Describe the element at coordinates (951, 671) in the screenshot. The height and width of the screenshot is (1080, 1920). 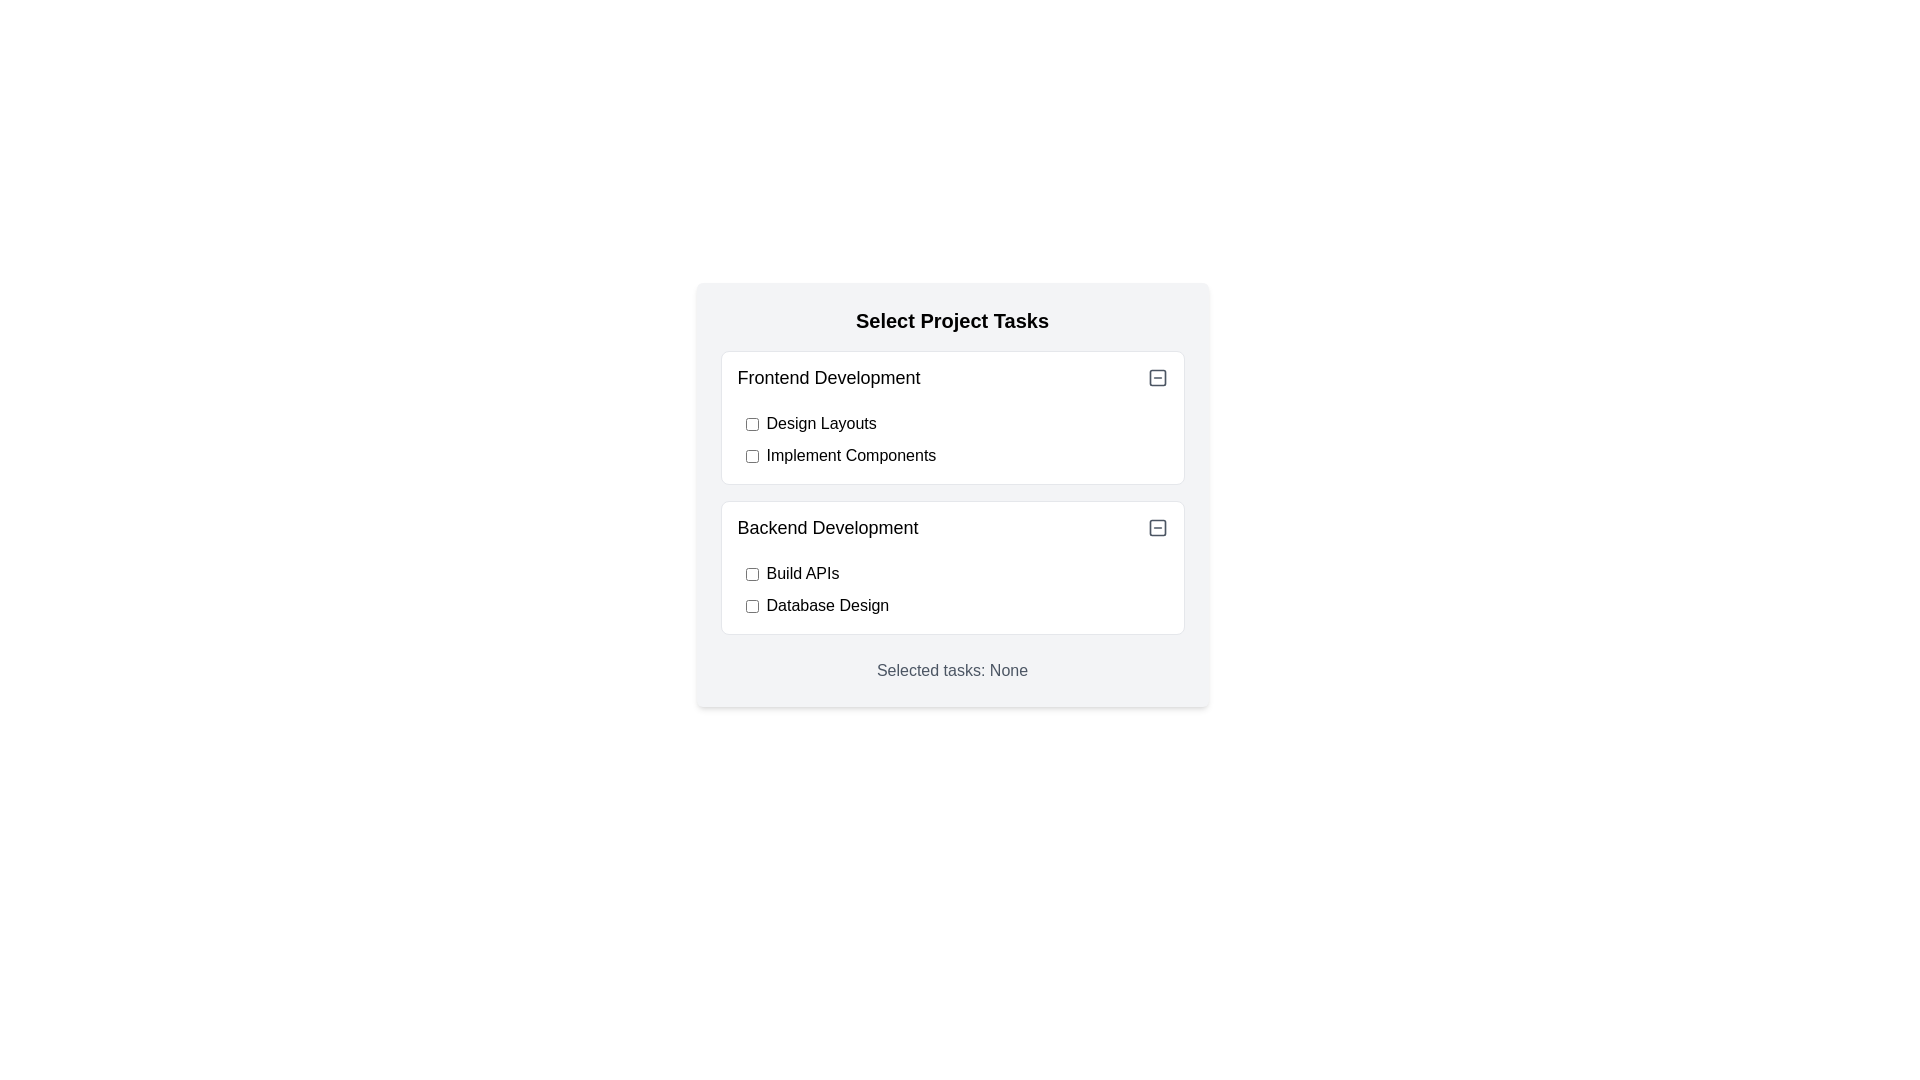
I see `the text label displaying 'Selected tasks: None' located at the bottom of the dialog box titled 'Select Project Tasks'` at that location.